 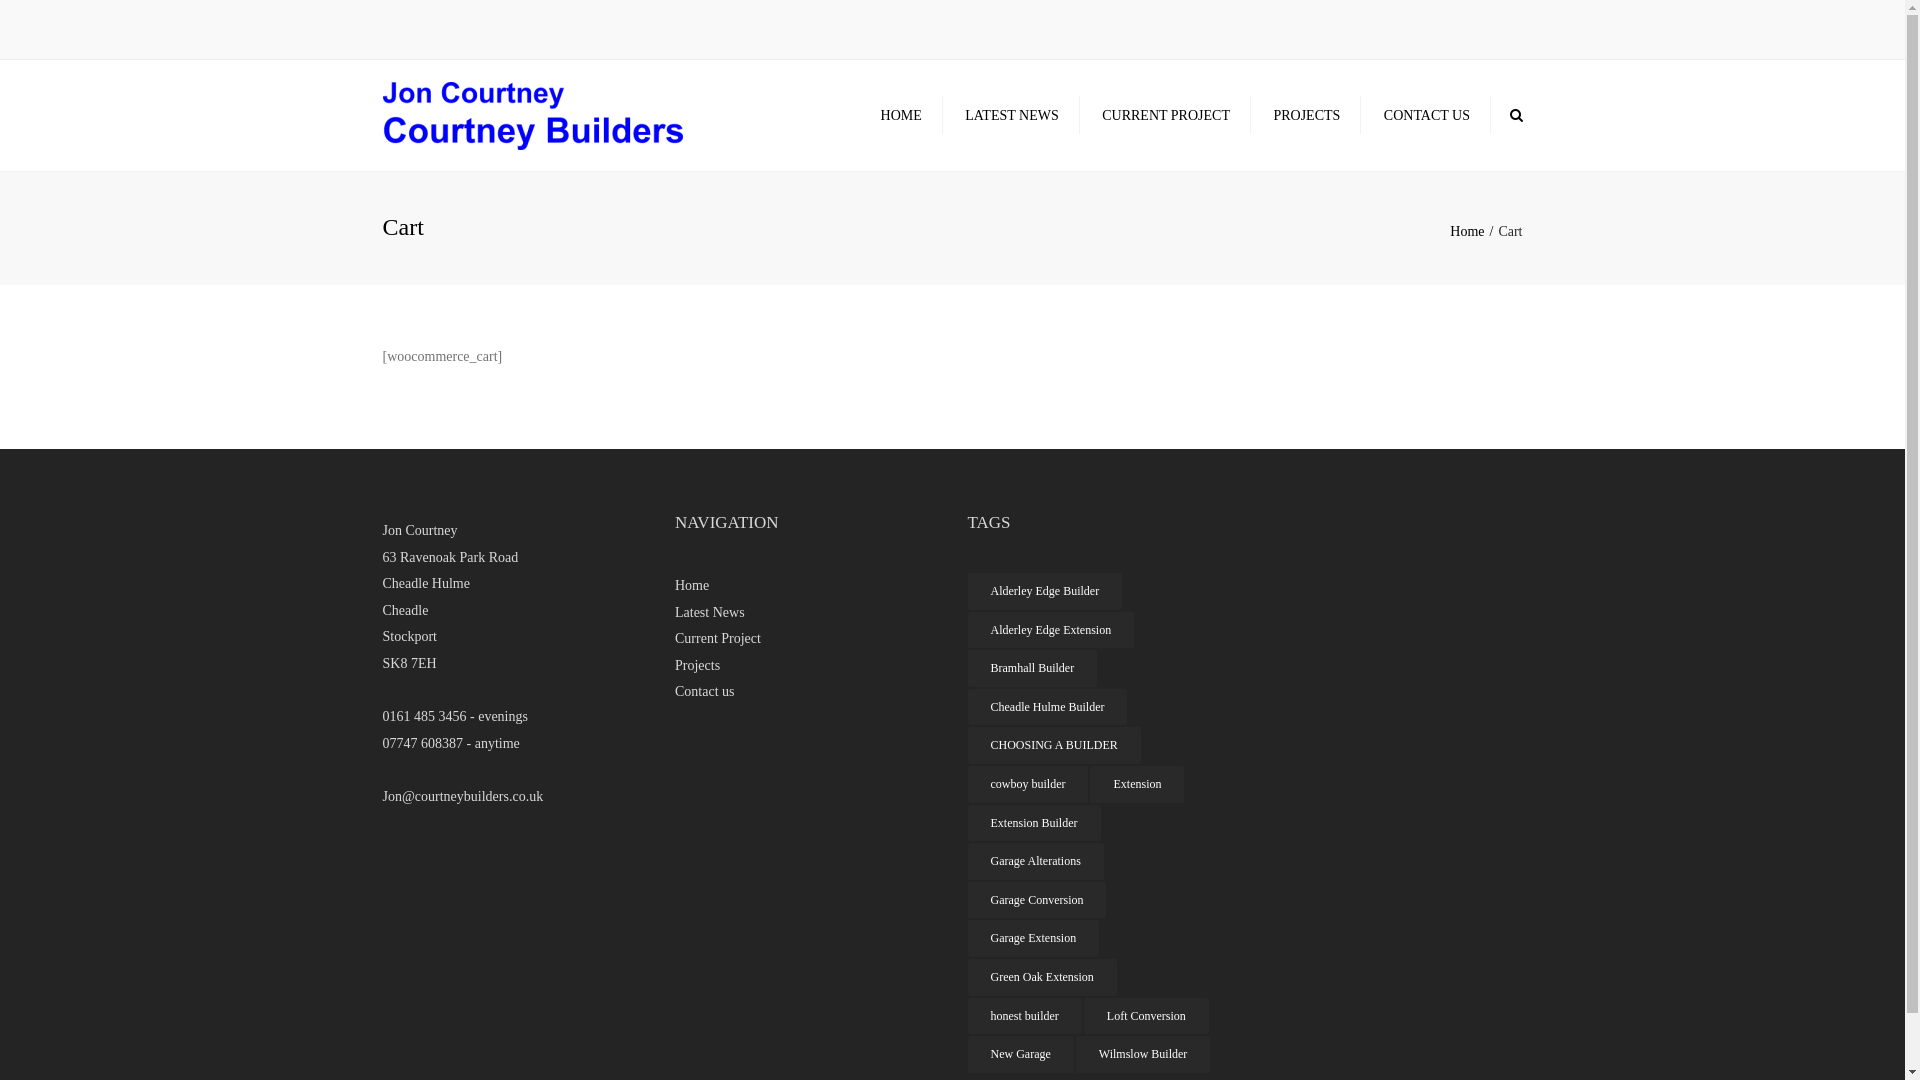 I want to click on 'Garage Extension', so click(x=1033, y=938).